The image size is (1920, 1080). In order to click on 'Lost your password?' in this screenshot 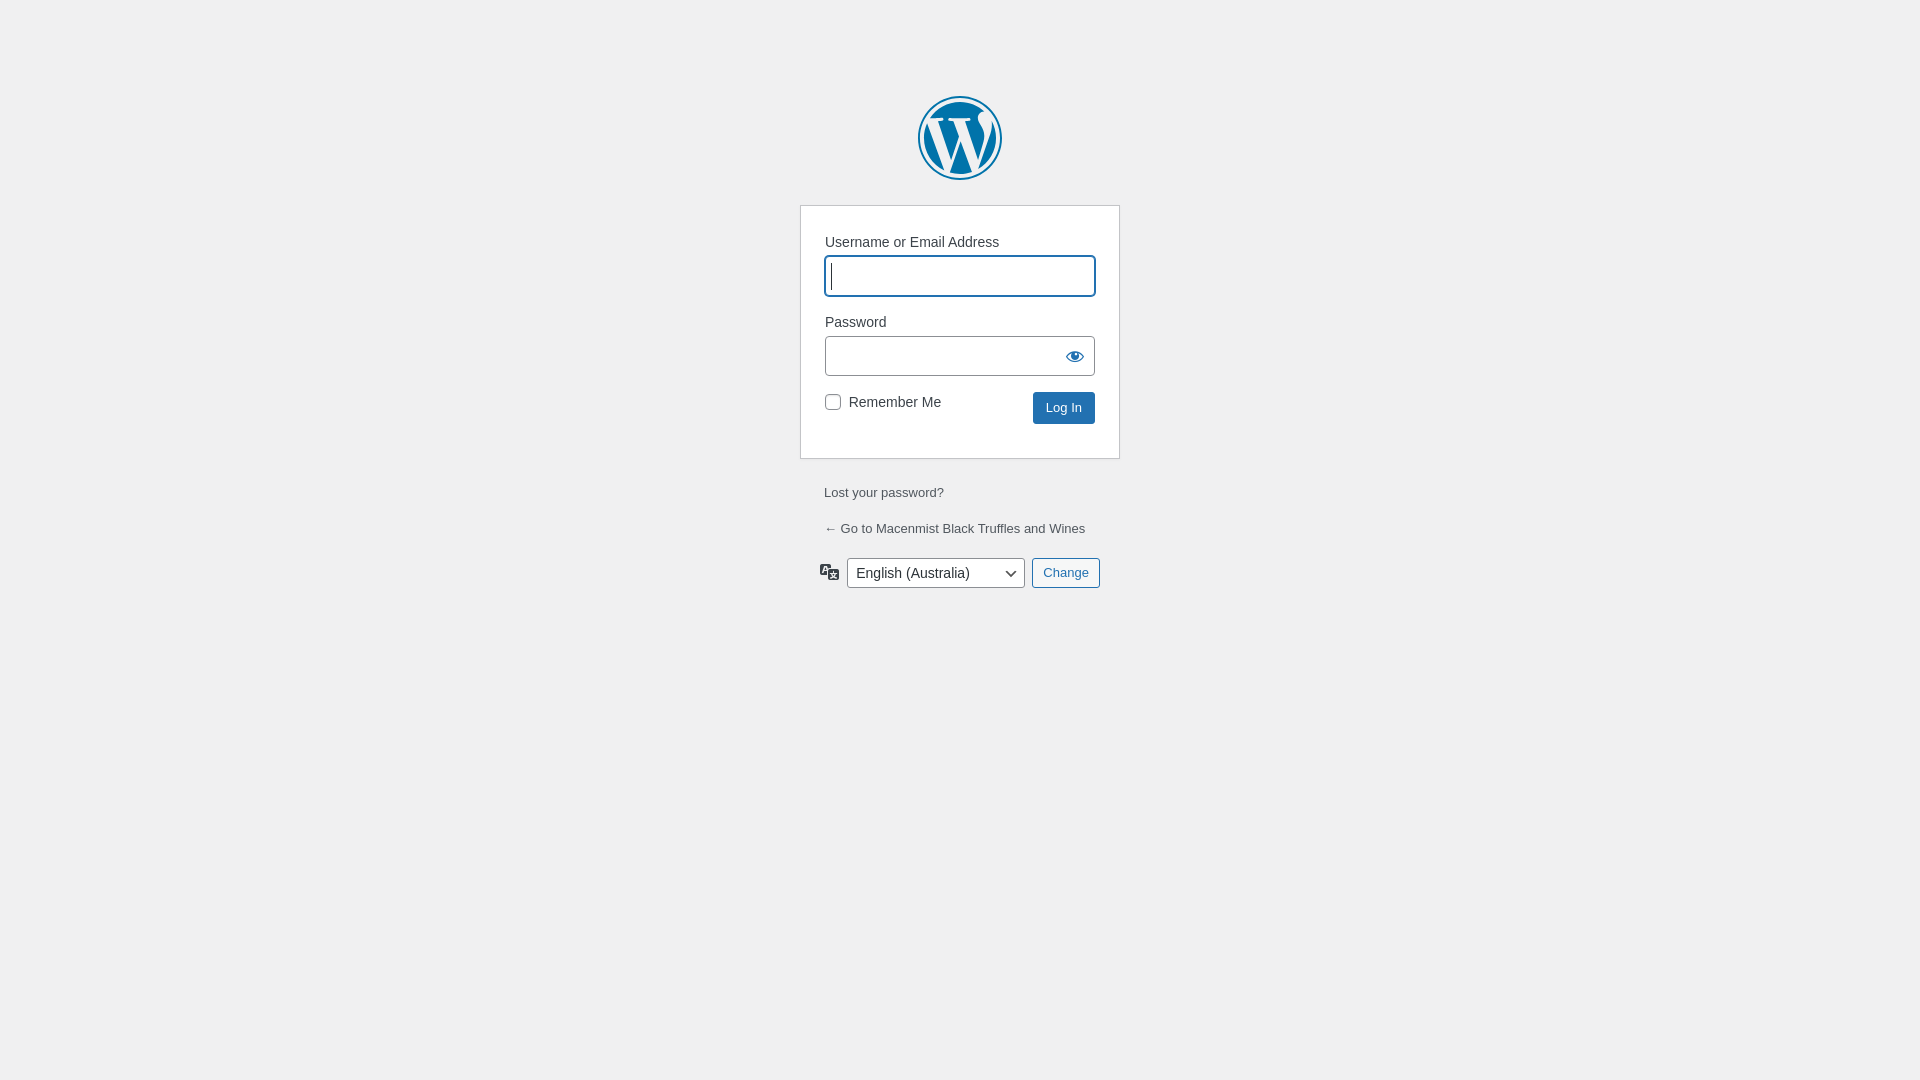, I will do `click(882, 492)`.